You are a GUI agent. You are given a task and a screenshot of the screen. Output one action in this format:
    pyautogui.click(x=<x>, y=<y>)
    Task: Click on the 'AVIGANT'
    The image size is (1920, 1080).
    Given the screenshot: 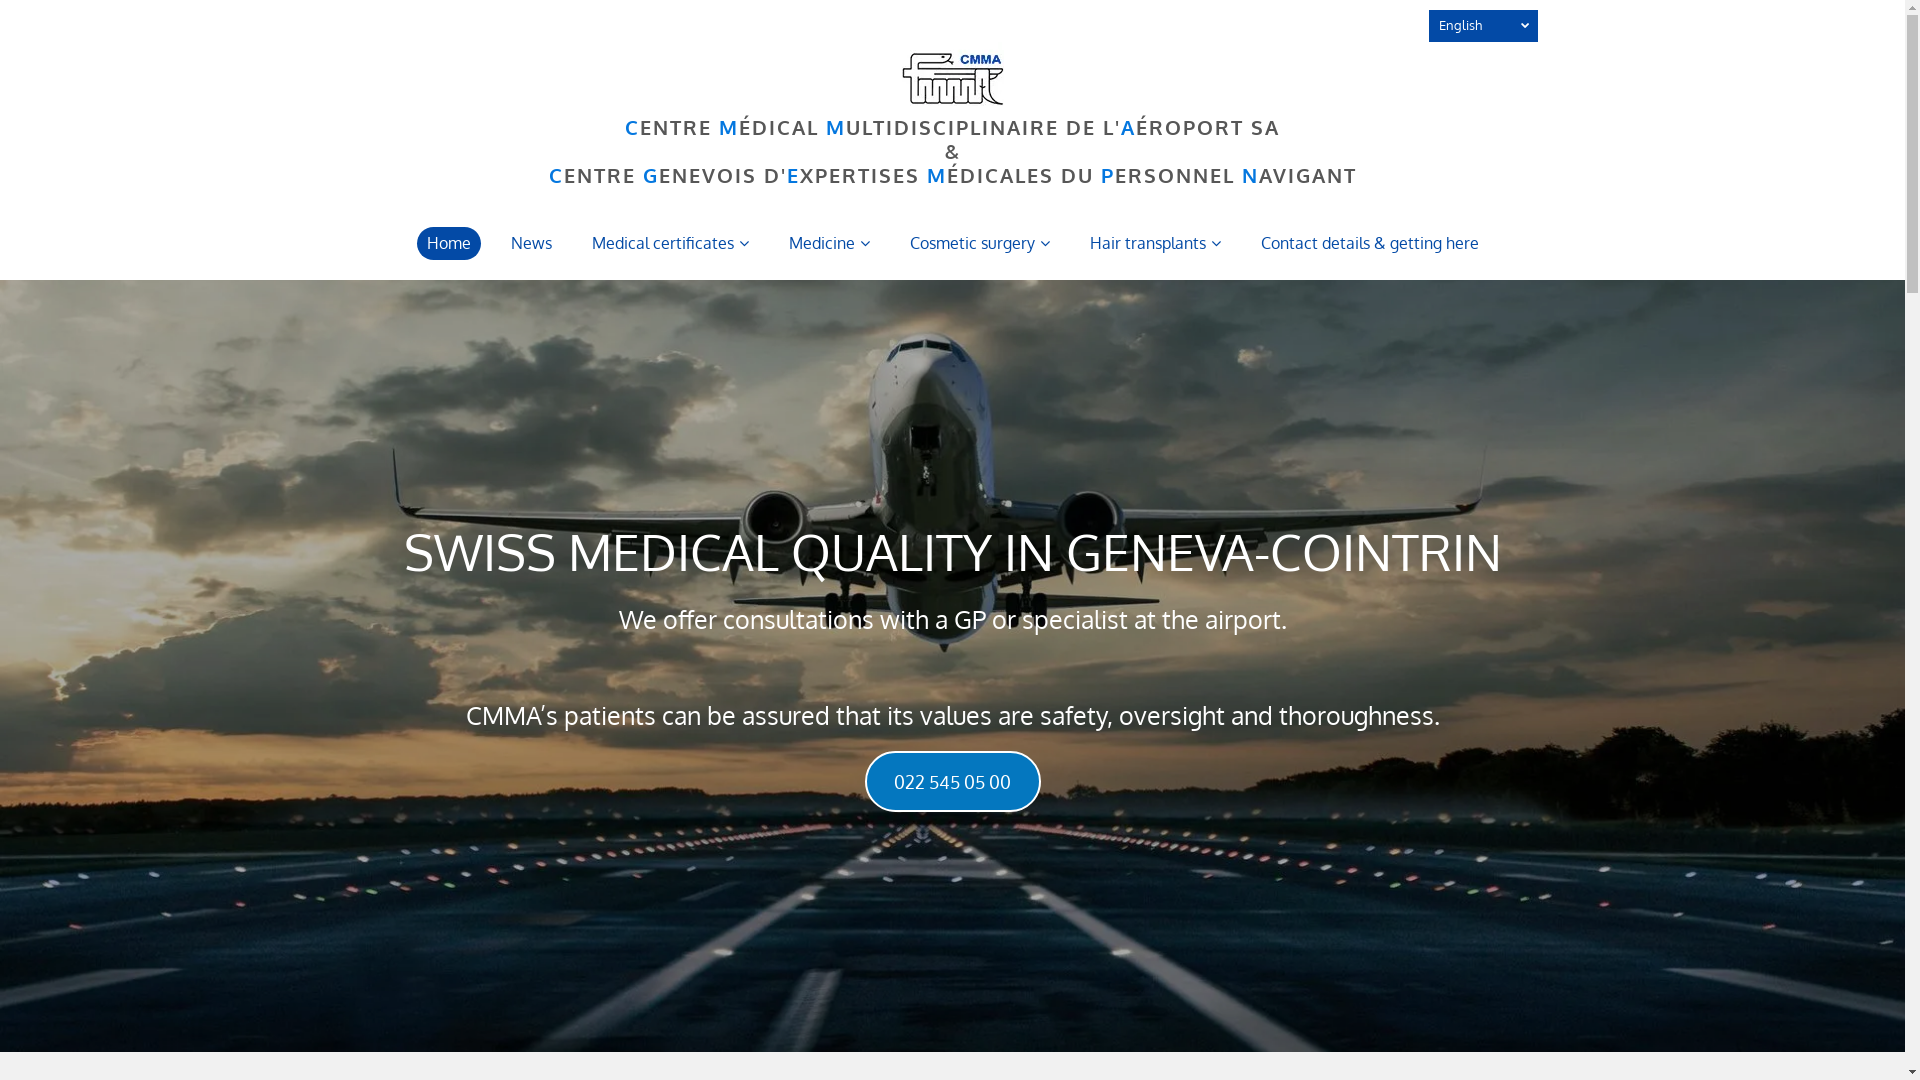 What is the action you would take?
    pyautogui.click(x=1306, y=173)
    